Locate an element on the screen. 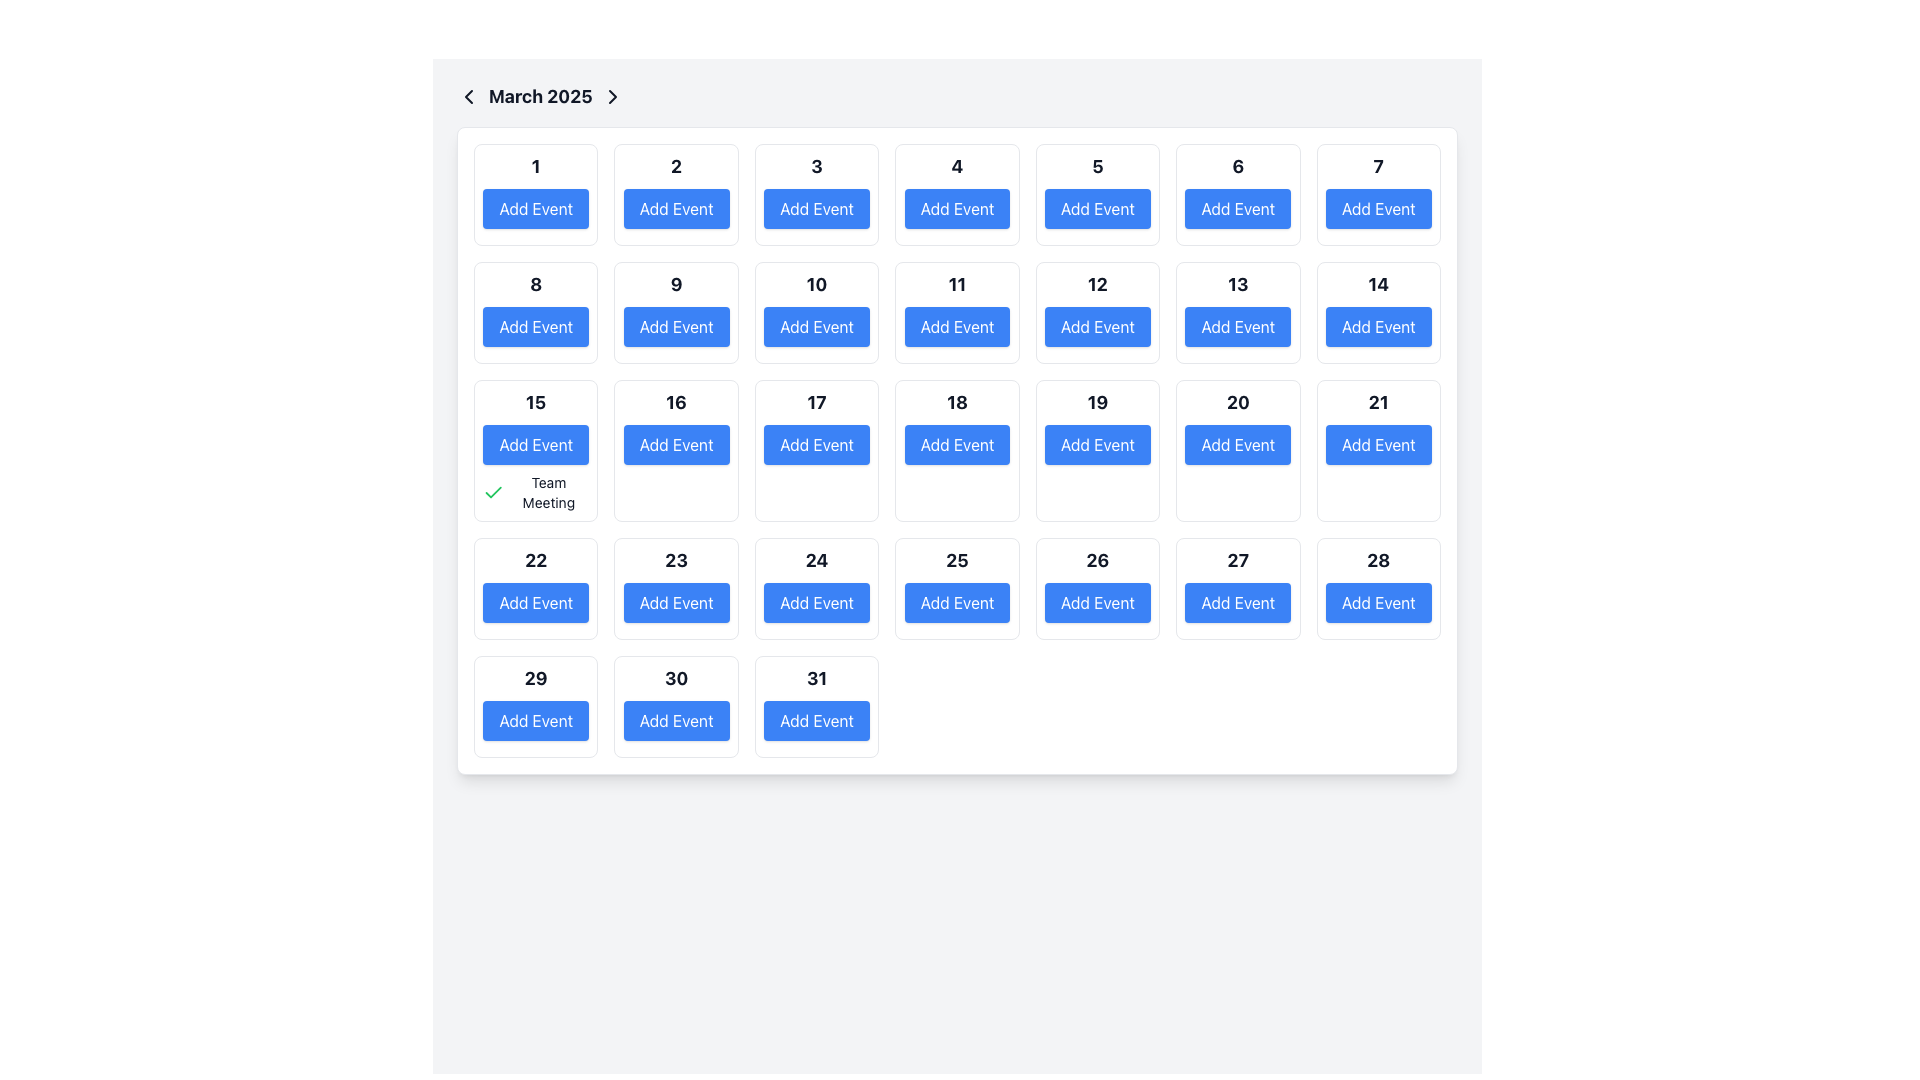 The width and height of the screenshot is (1920, 1080). the Calendar Day Cell representing the day number '19' is located at coordinates (1096, 451).